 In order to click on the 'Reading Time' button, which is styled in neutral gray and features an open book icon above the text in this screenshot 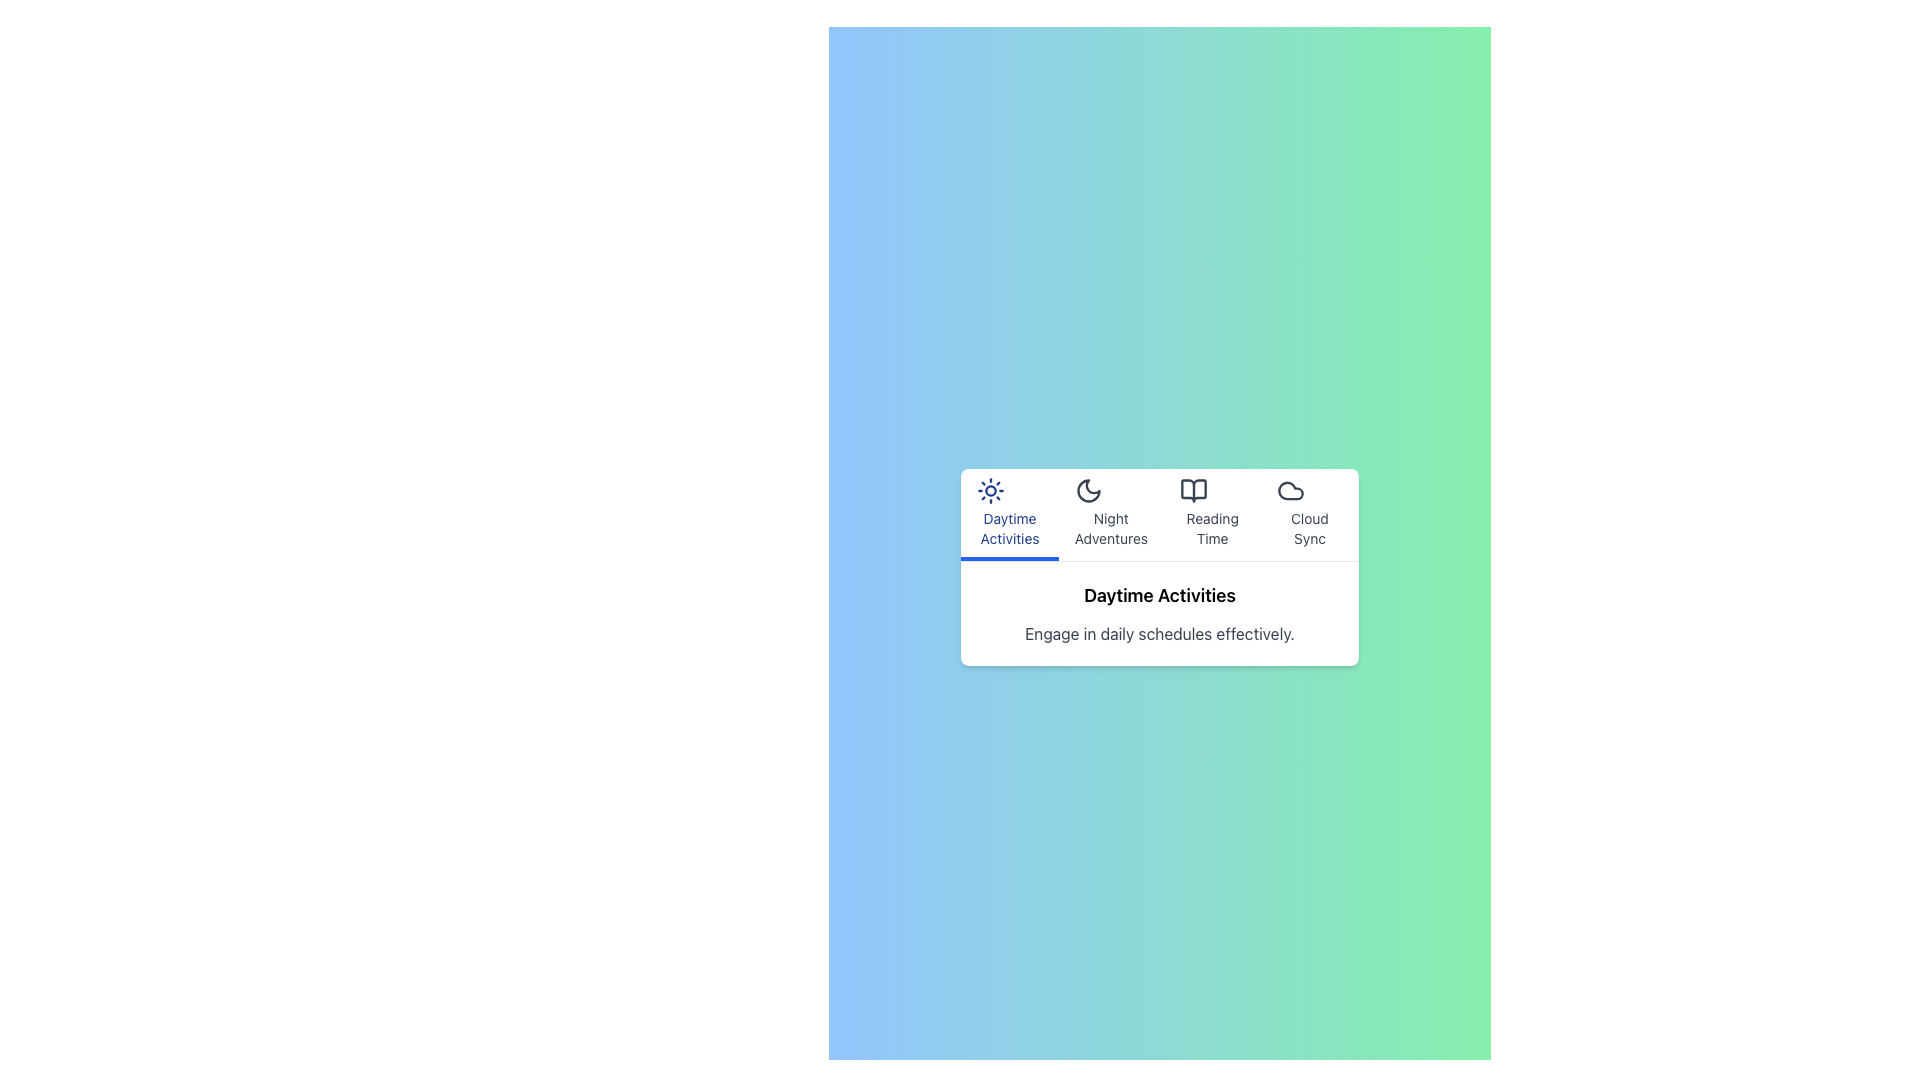, I will do `click(1211, 513)`.